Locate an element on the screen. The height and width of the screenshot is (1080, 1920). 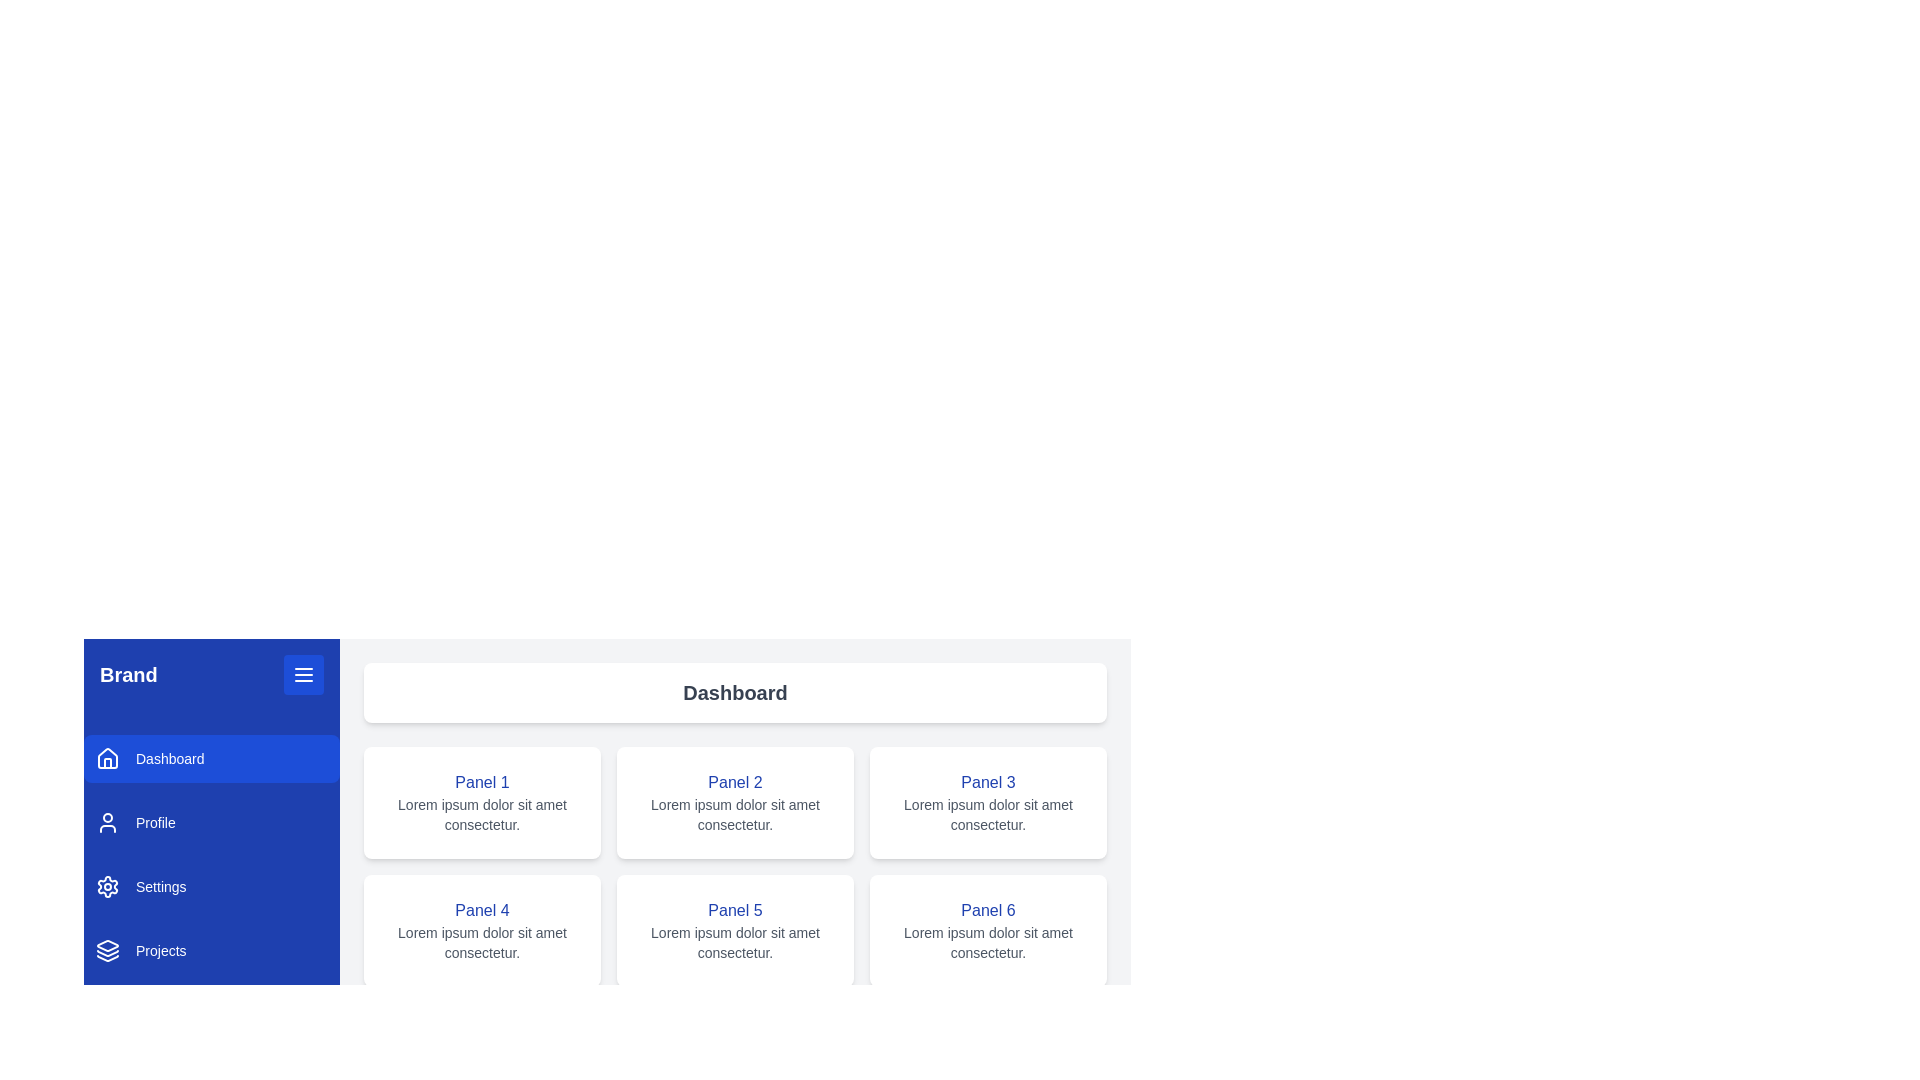
the 'Panel 3' text label, which serves as the title for the third panel in a grid layout is located at coordinates (988, 782).